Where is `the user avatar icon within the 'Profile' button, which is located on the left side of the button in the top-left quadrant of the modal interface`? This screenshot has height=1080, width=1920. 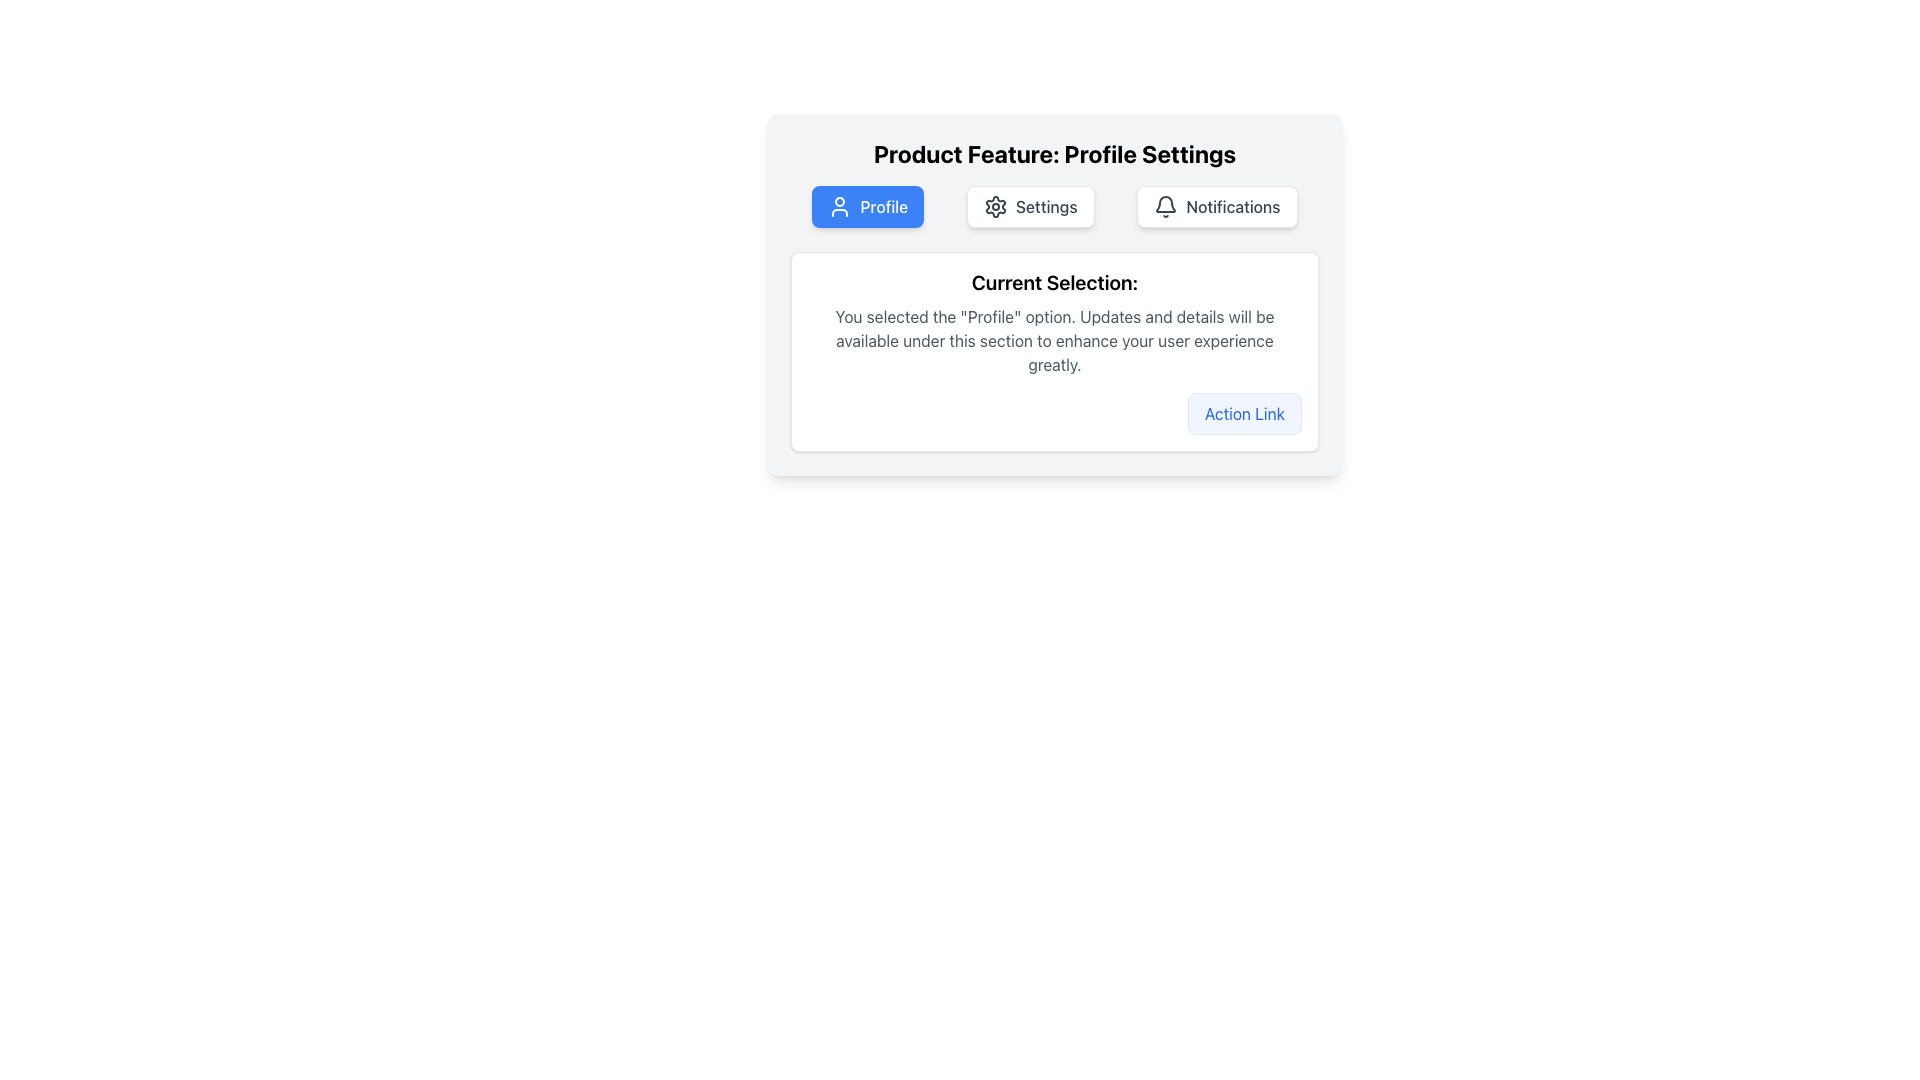 the user avatar icon within the 'Profile' button, which is located on the left side of the button in the top-left quadrant of the modal interface is located at coordinates (840, 207).